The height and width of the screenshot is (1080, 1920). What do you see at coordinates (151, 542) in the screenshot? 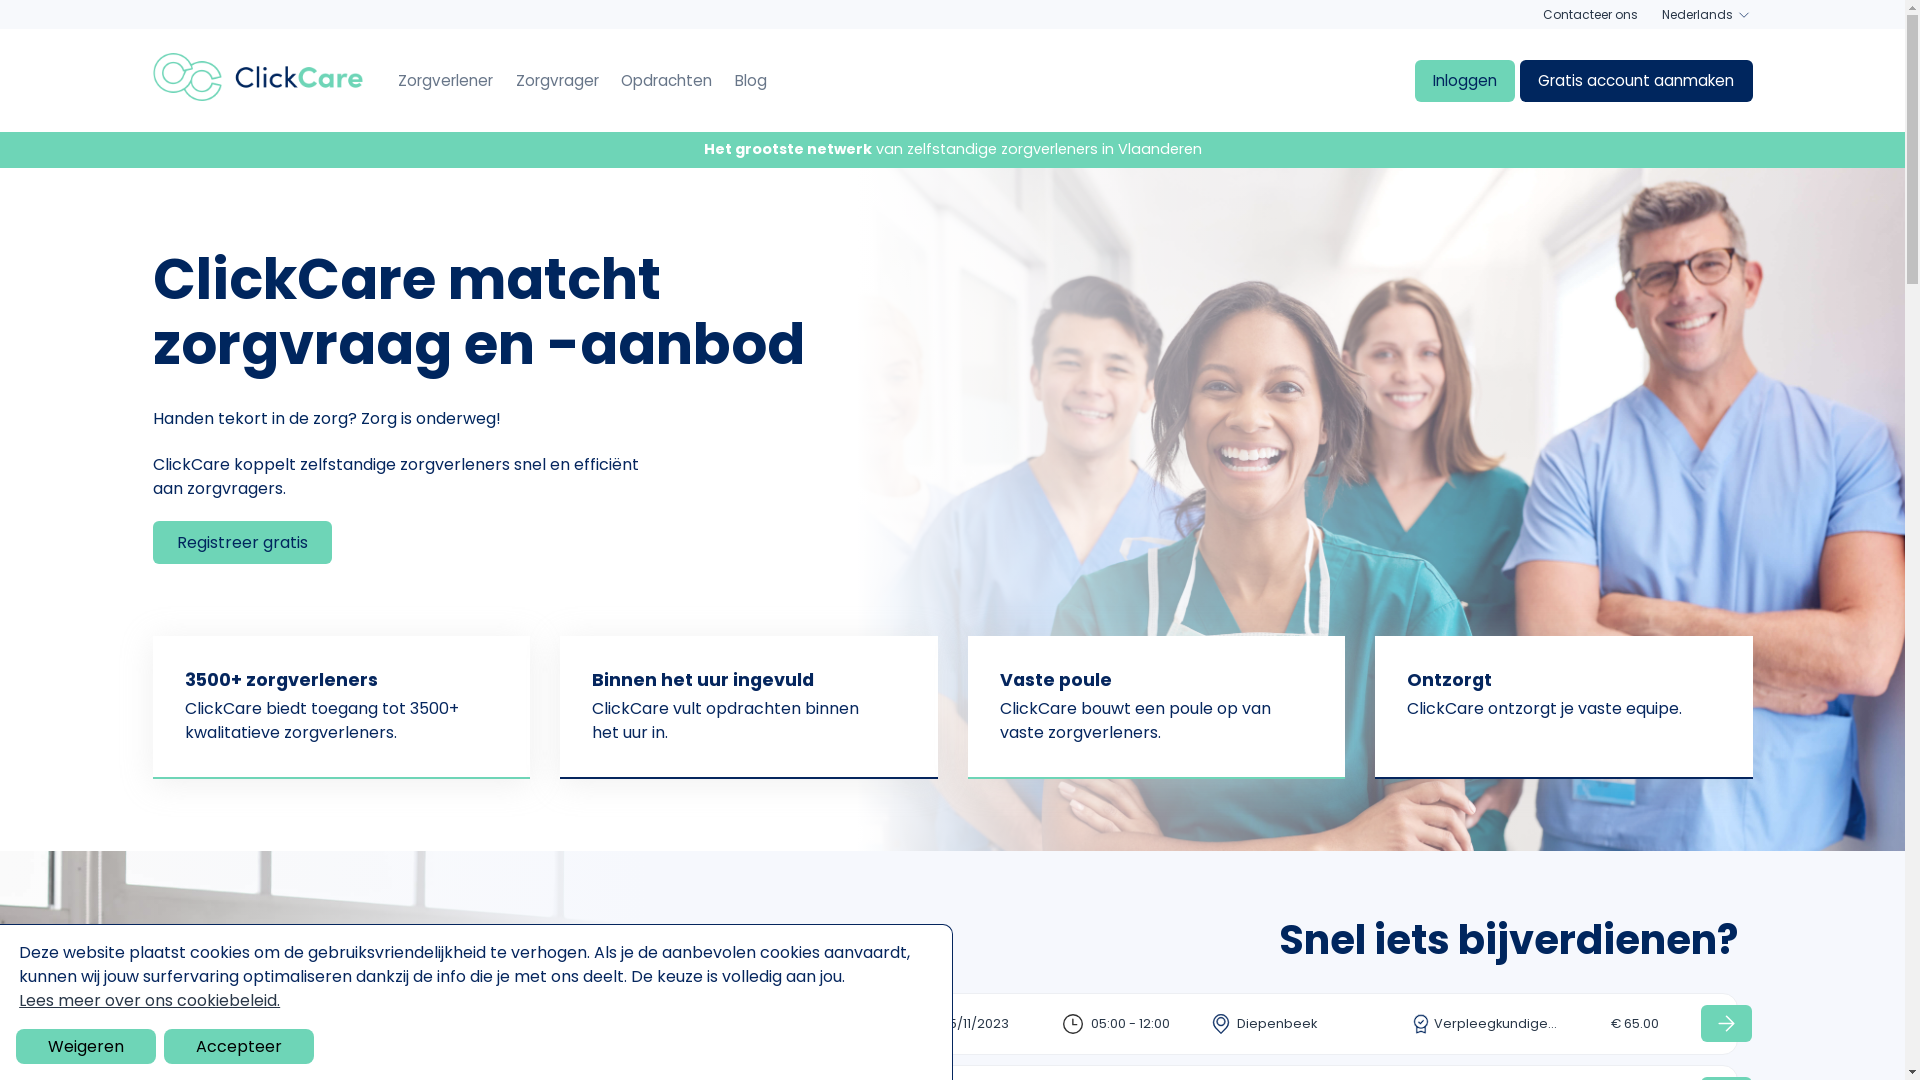
I see `'Registreer gratis'` at bounding box center [151, 542].